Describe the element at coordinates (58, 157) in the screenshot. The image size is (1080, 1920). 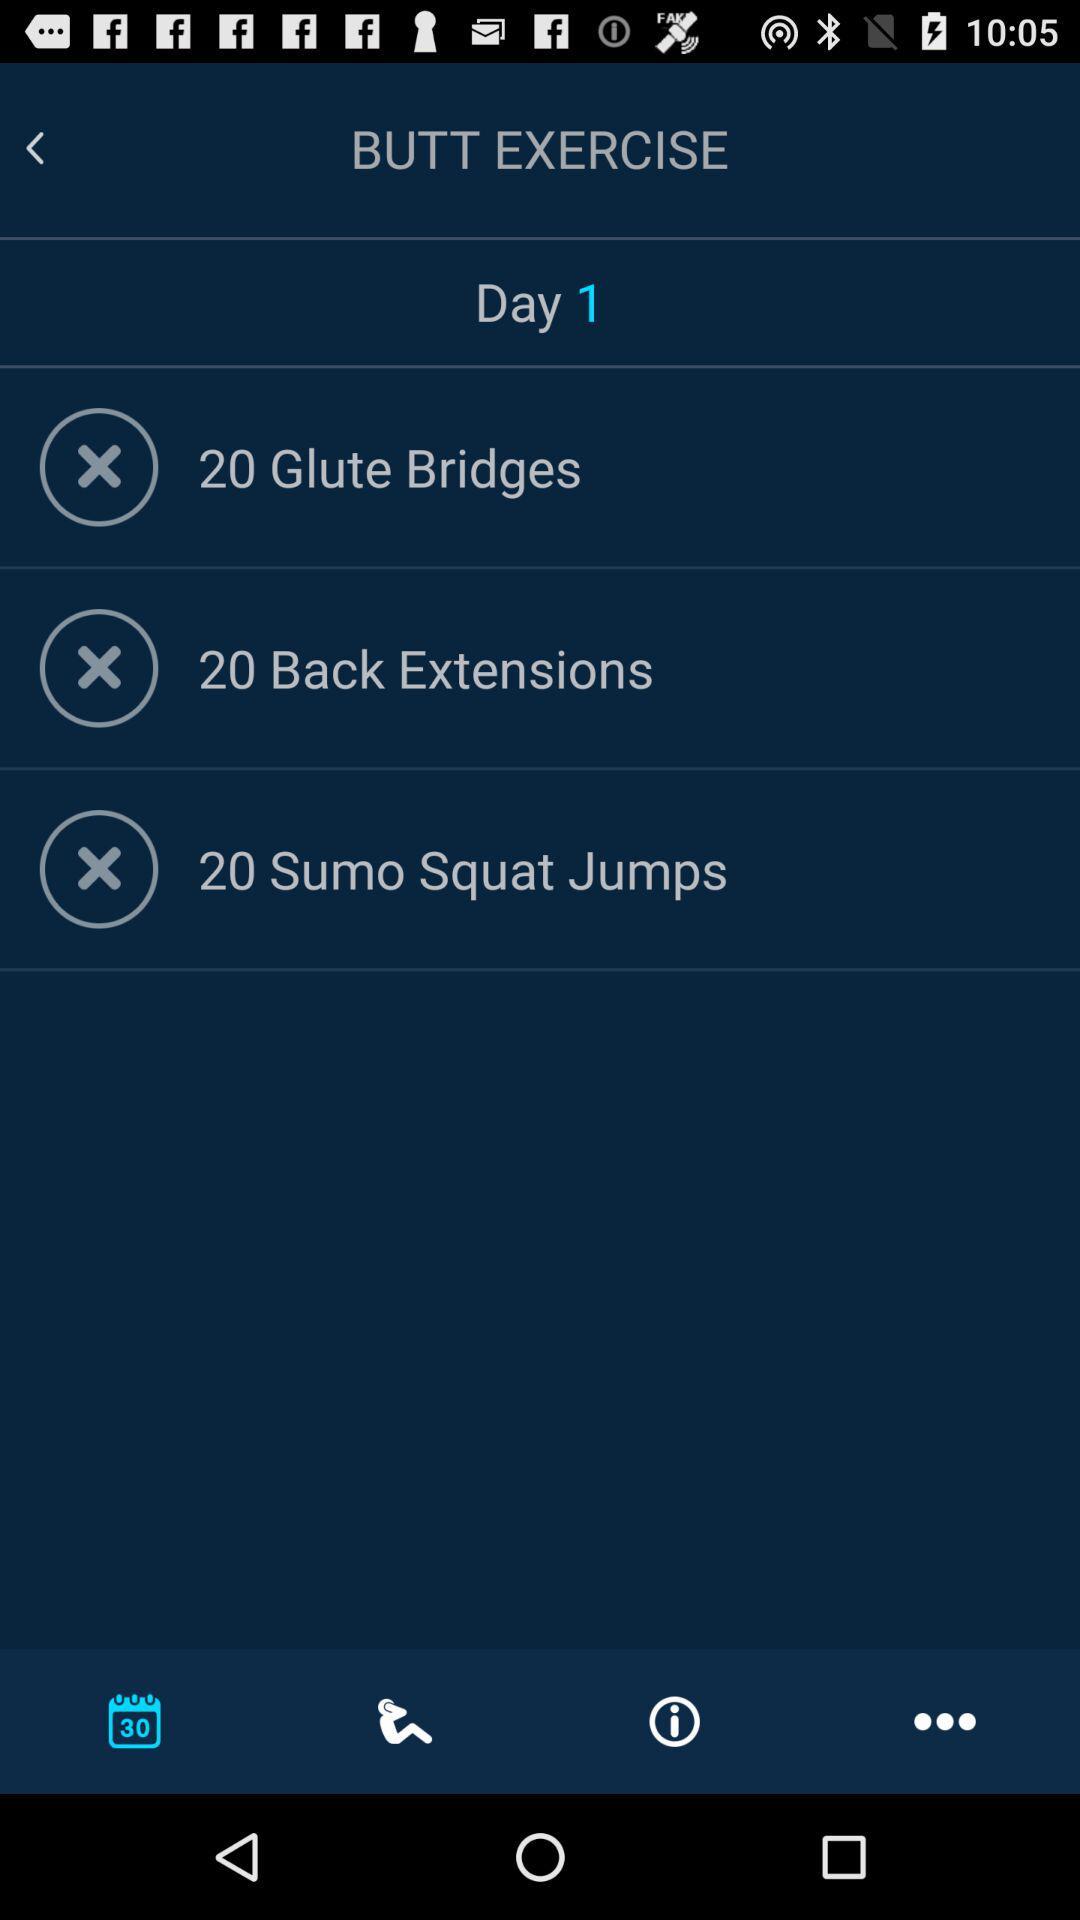
I see `the arrow_backward icon` at that location.